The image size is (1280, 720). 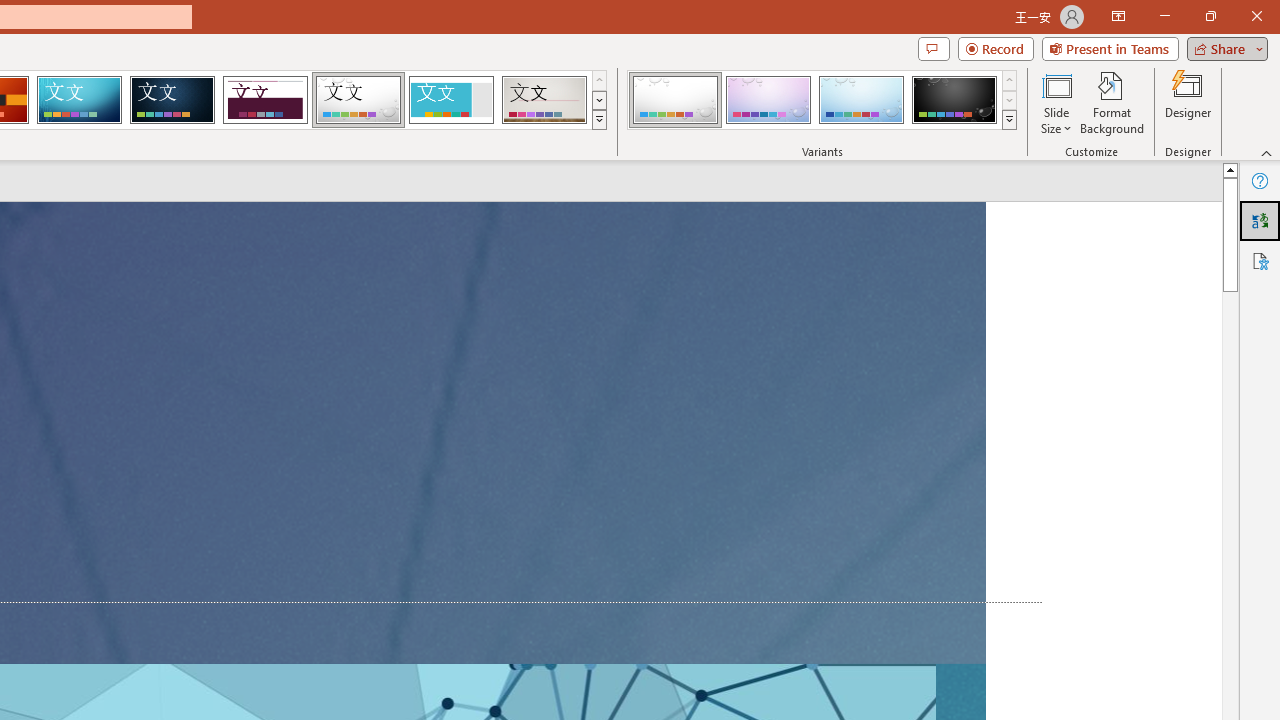 What do you see at coordinates (1009, 120) in the screenshot?
I see `'Variants'` at bounding box center [1009, 120].